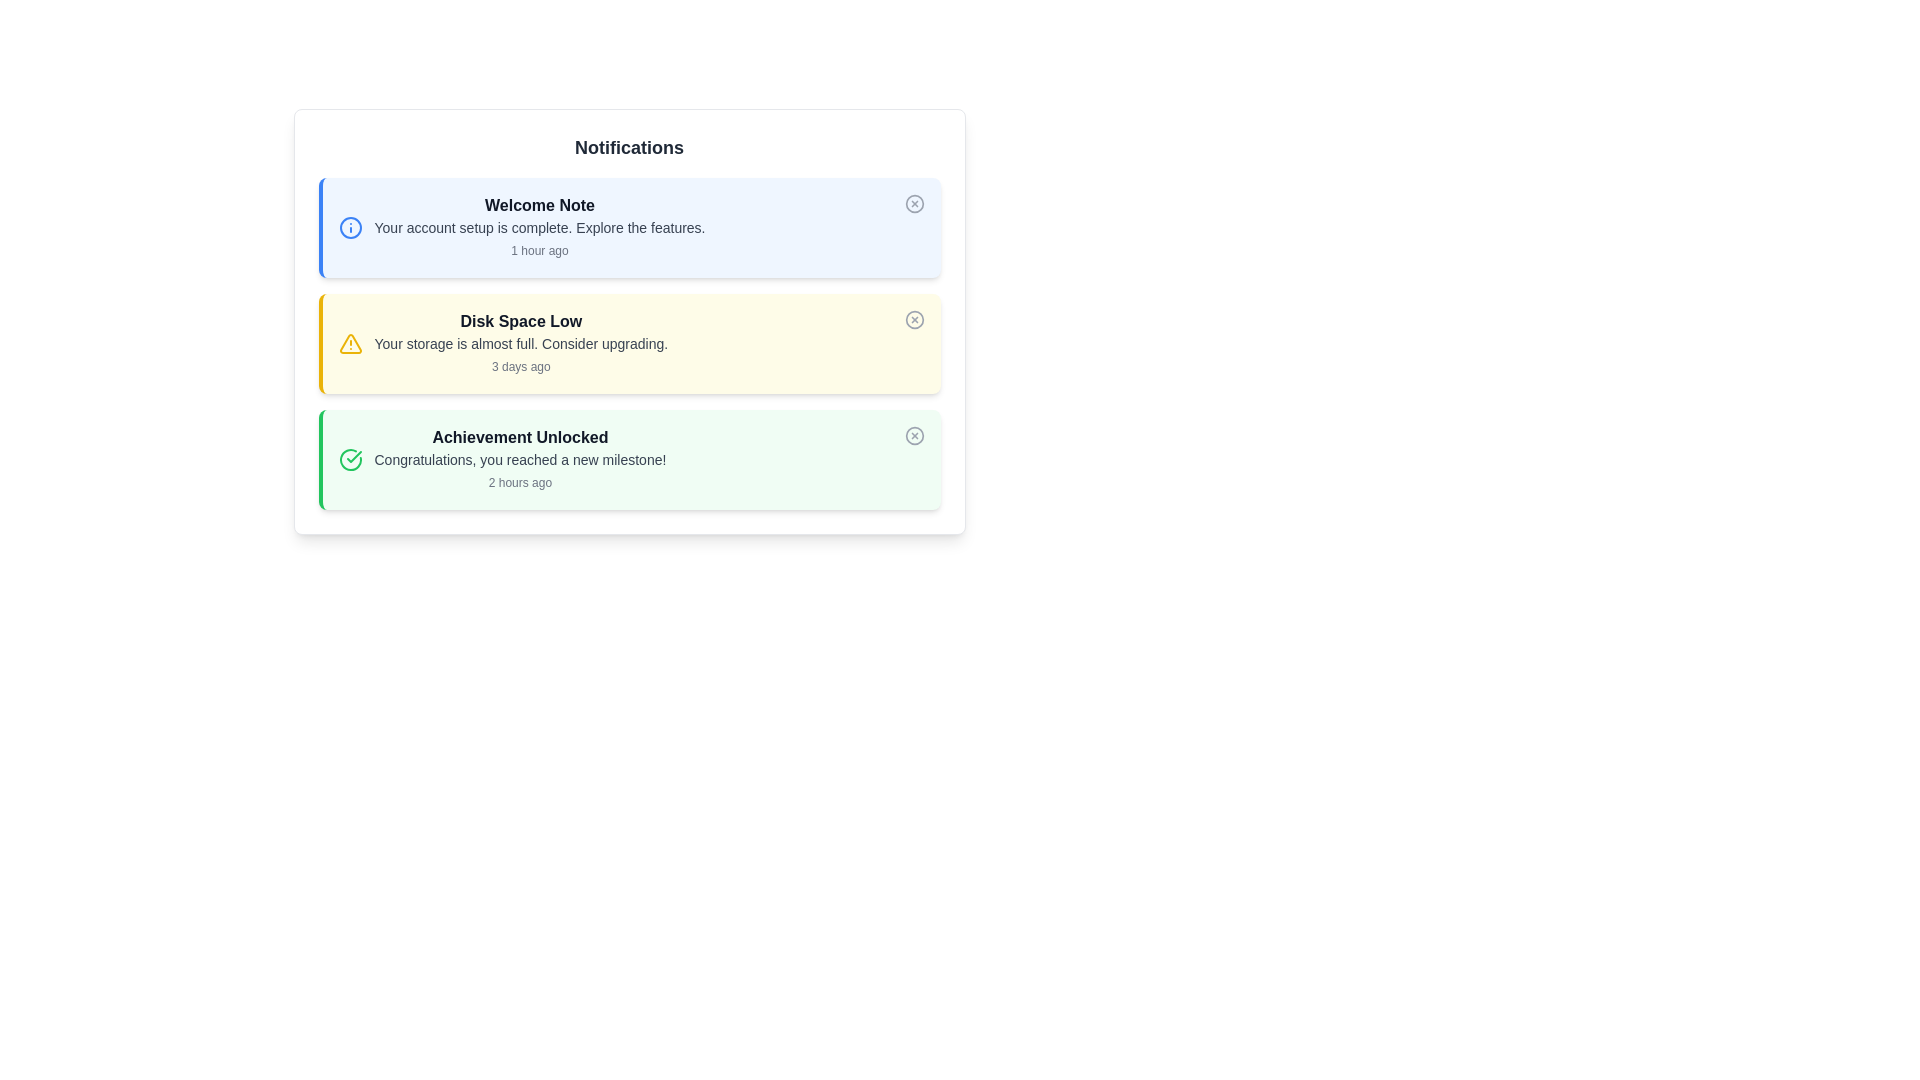 Image resolution: width=1920 pixels, height=1080 pixels. I want to click on the warning icon, which is a triangular icon located to the left of the 'Disk Space Low' text in the second notification card with a light yellow background, to interpret its visual communication, so click(350, 342).